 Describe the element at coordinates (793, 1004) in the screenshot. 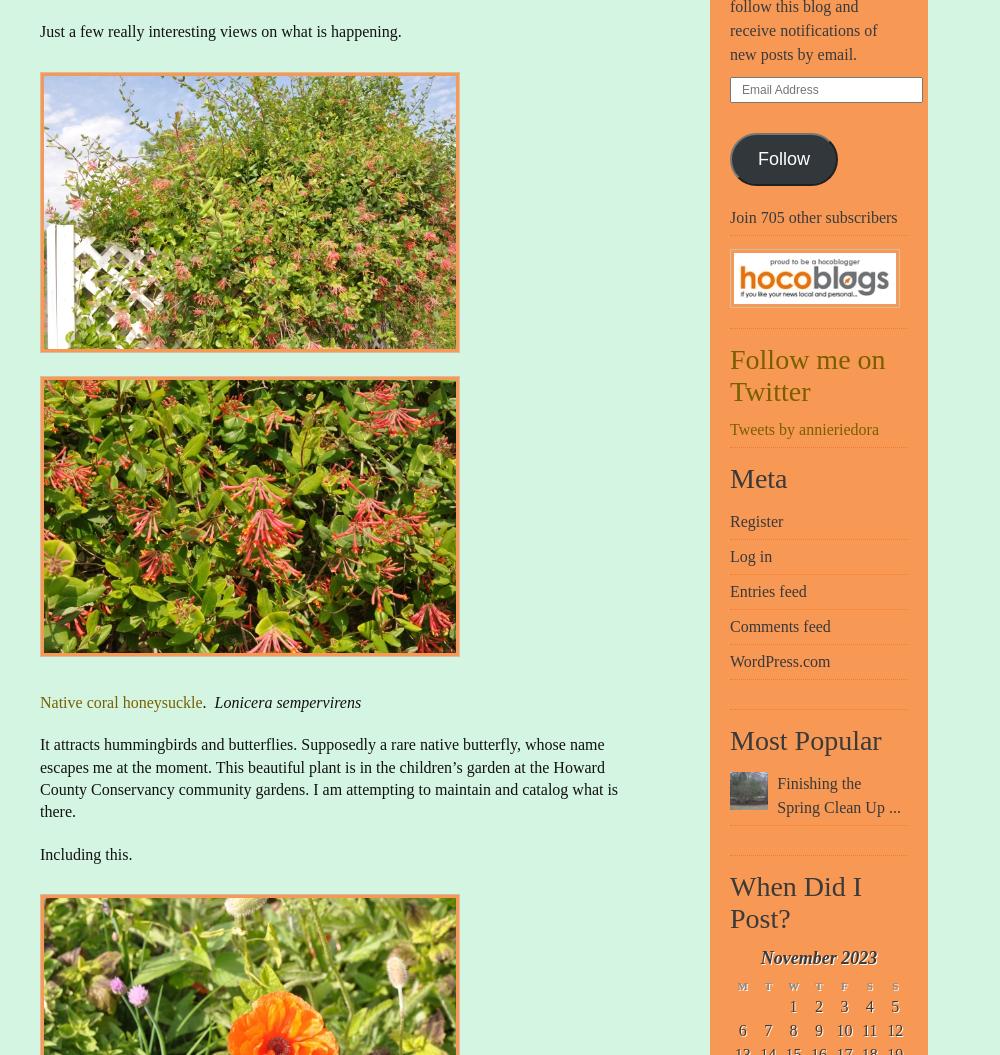

I see `'1'` at that location.